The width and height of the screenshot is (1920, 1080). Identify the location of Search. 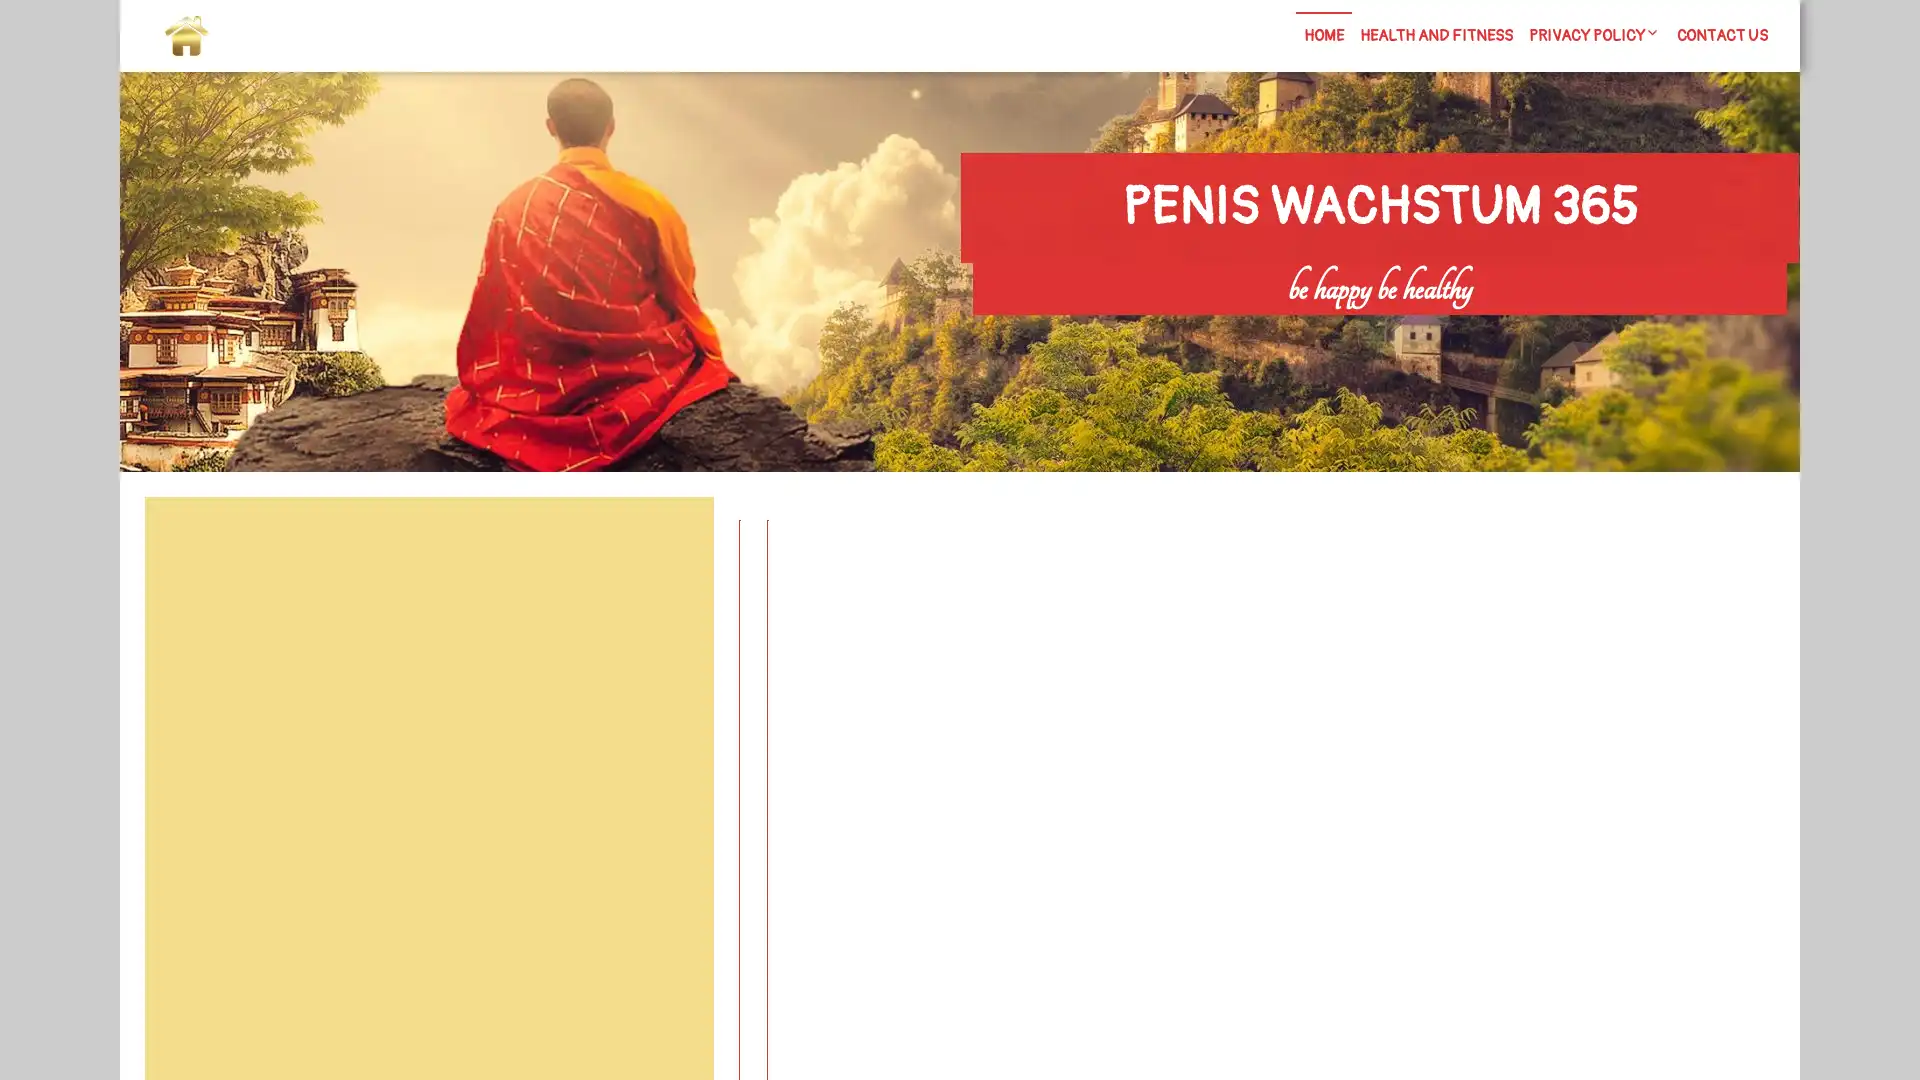
(1557, 327).